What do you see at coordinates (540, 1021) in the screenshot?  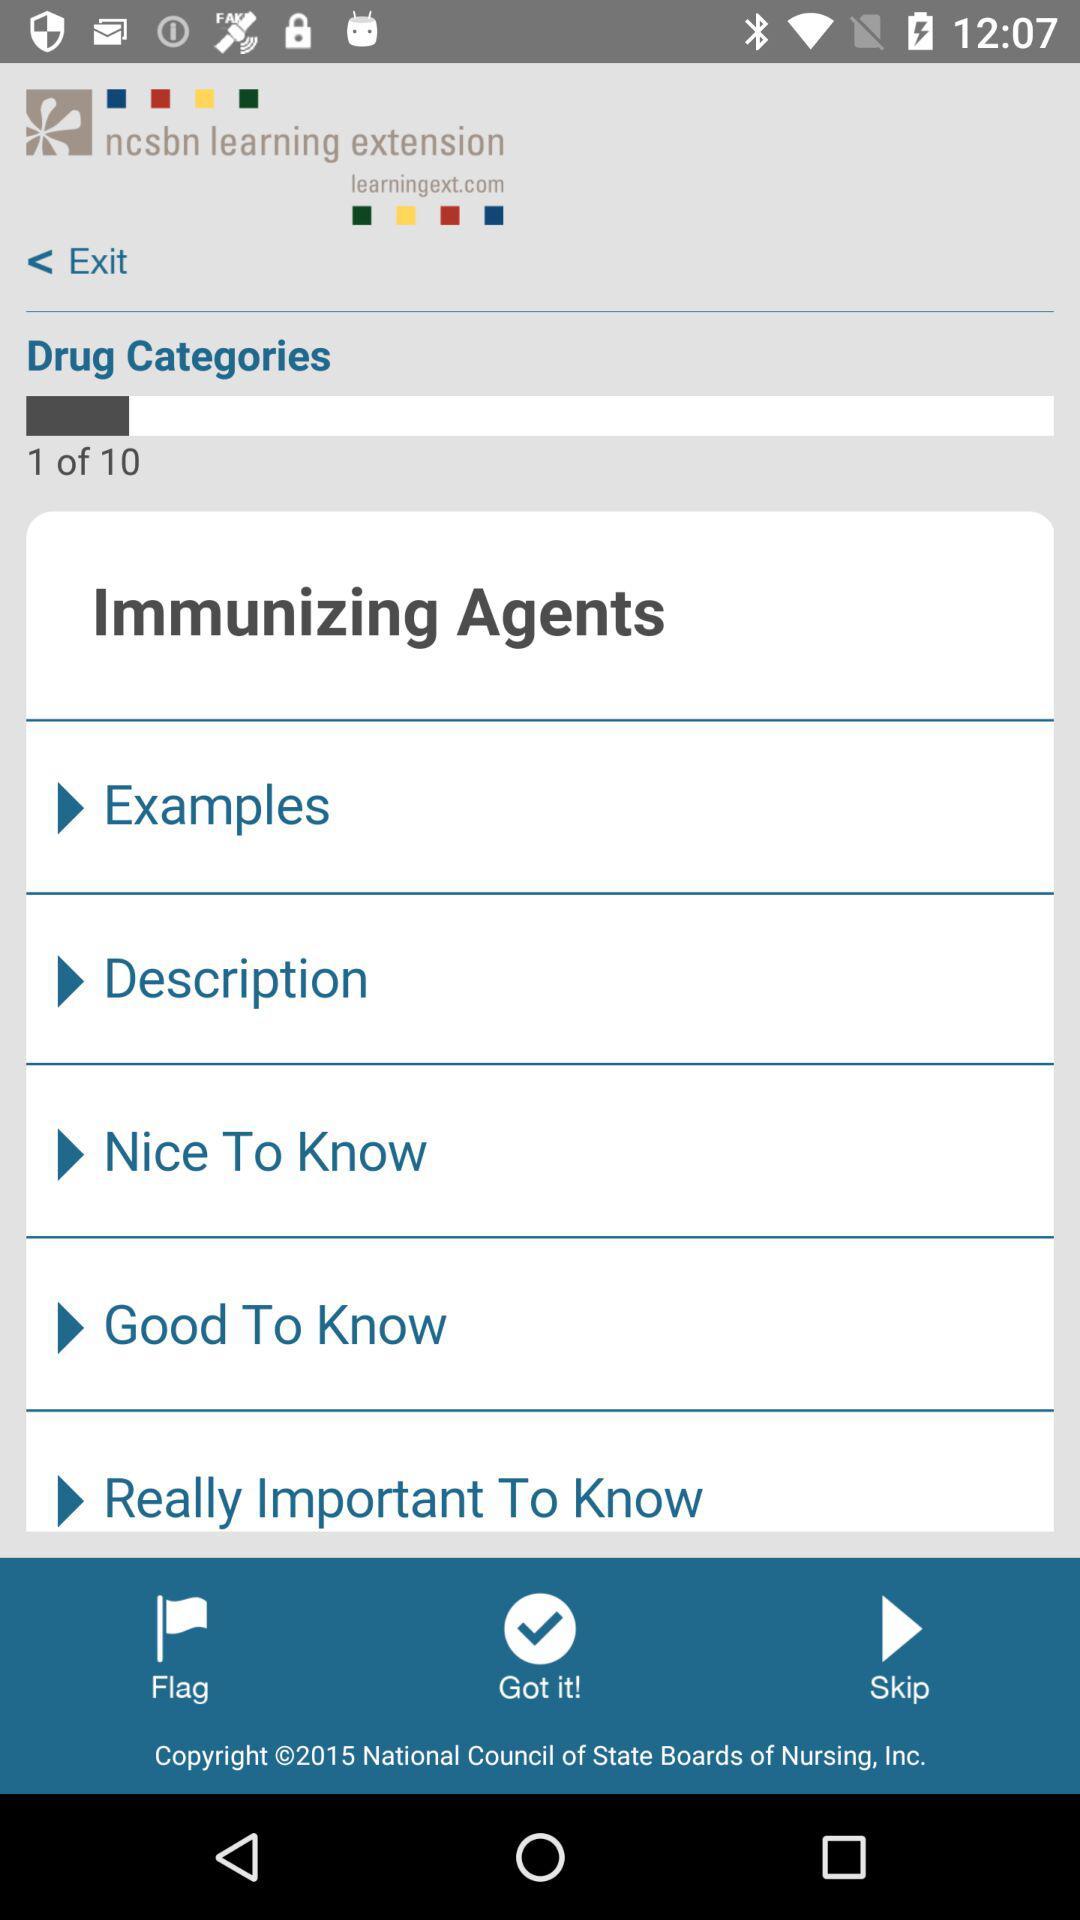 I see `content area` at bounding box center [540, 1021].